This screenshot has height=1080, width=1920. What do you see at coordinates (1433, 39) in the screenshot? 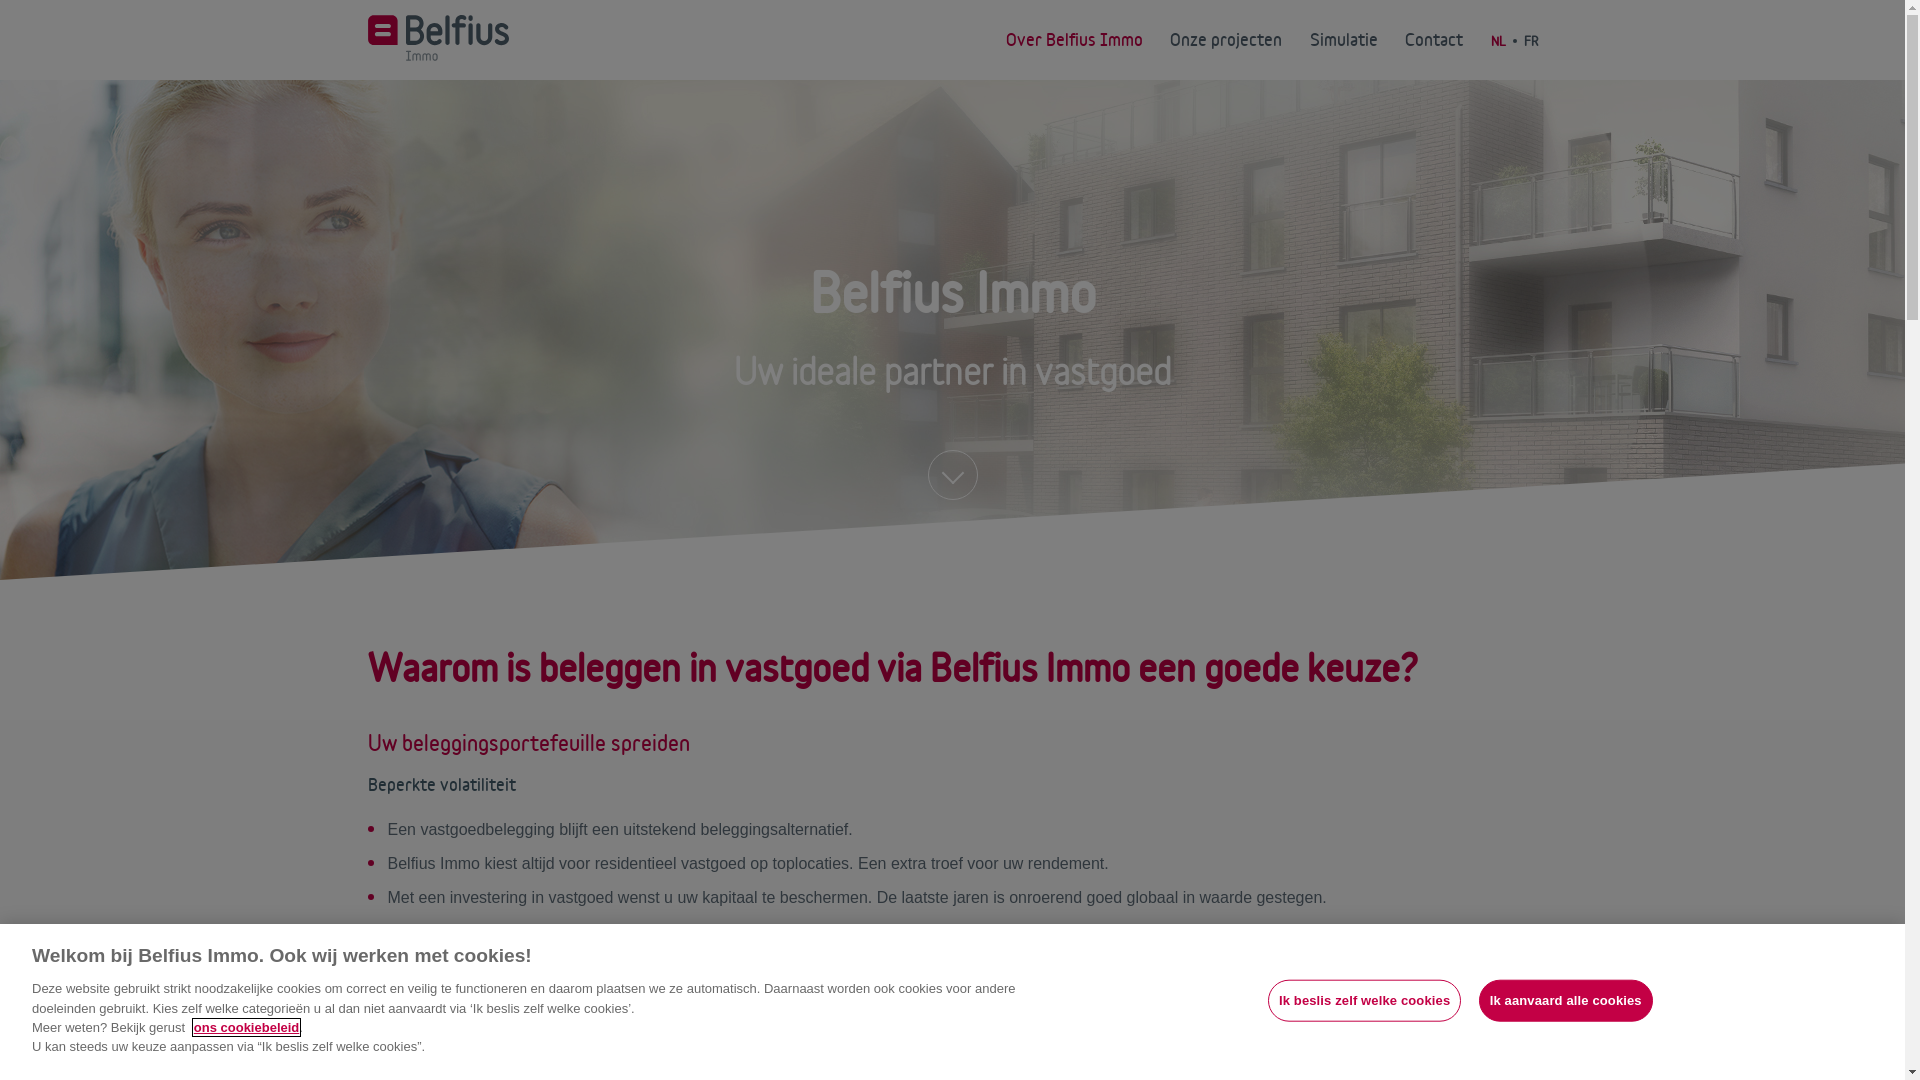
I see `'Contact'` at bounding box center [1433, 39].